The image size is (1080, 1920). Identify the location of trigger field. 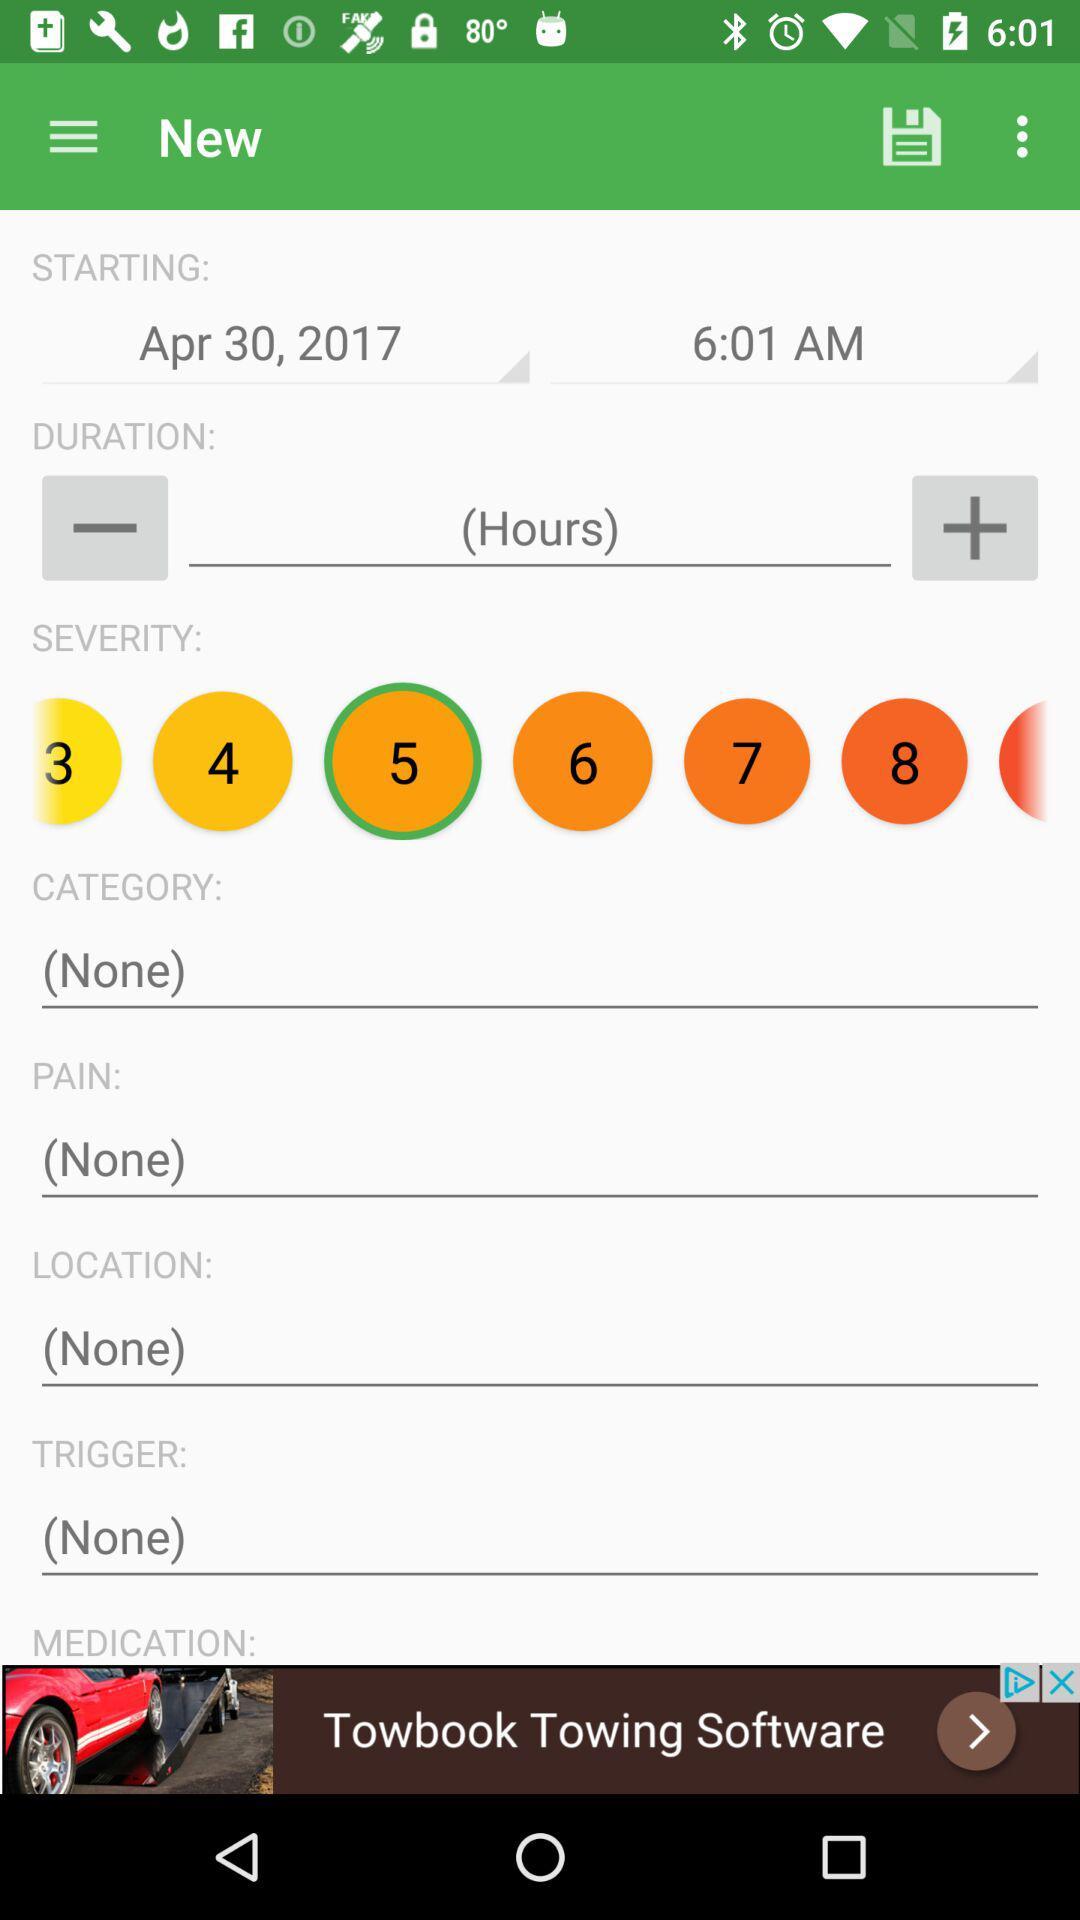
(540, 1535).